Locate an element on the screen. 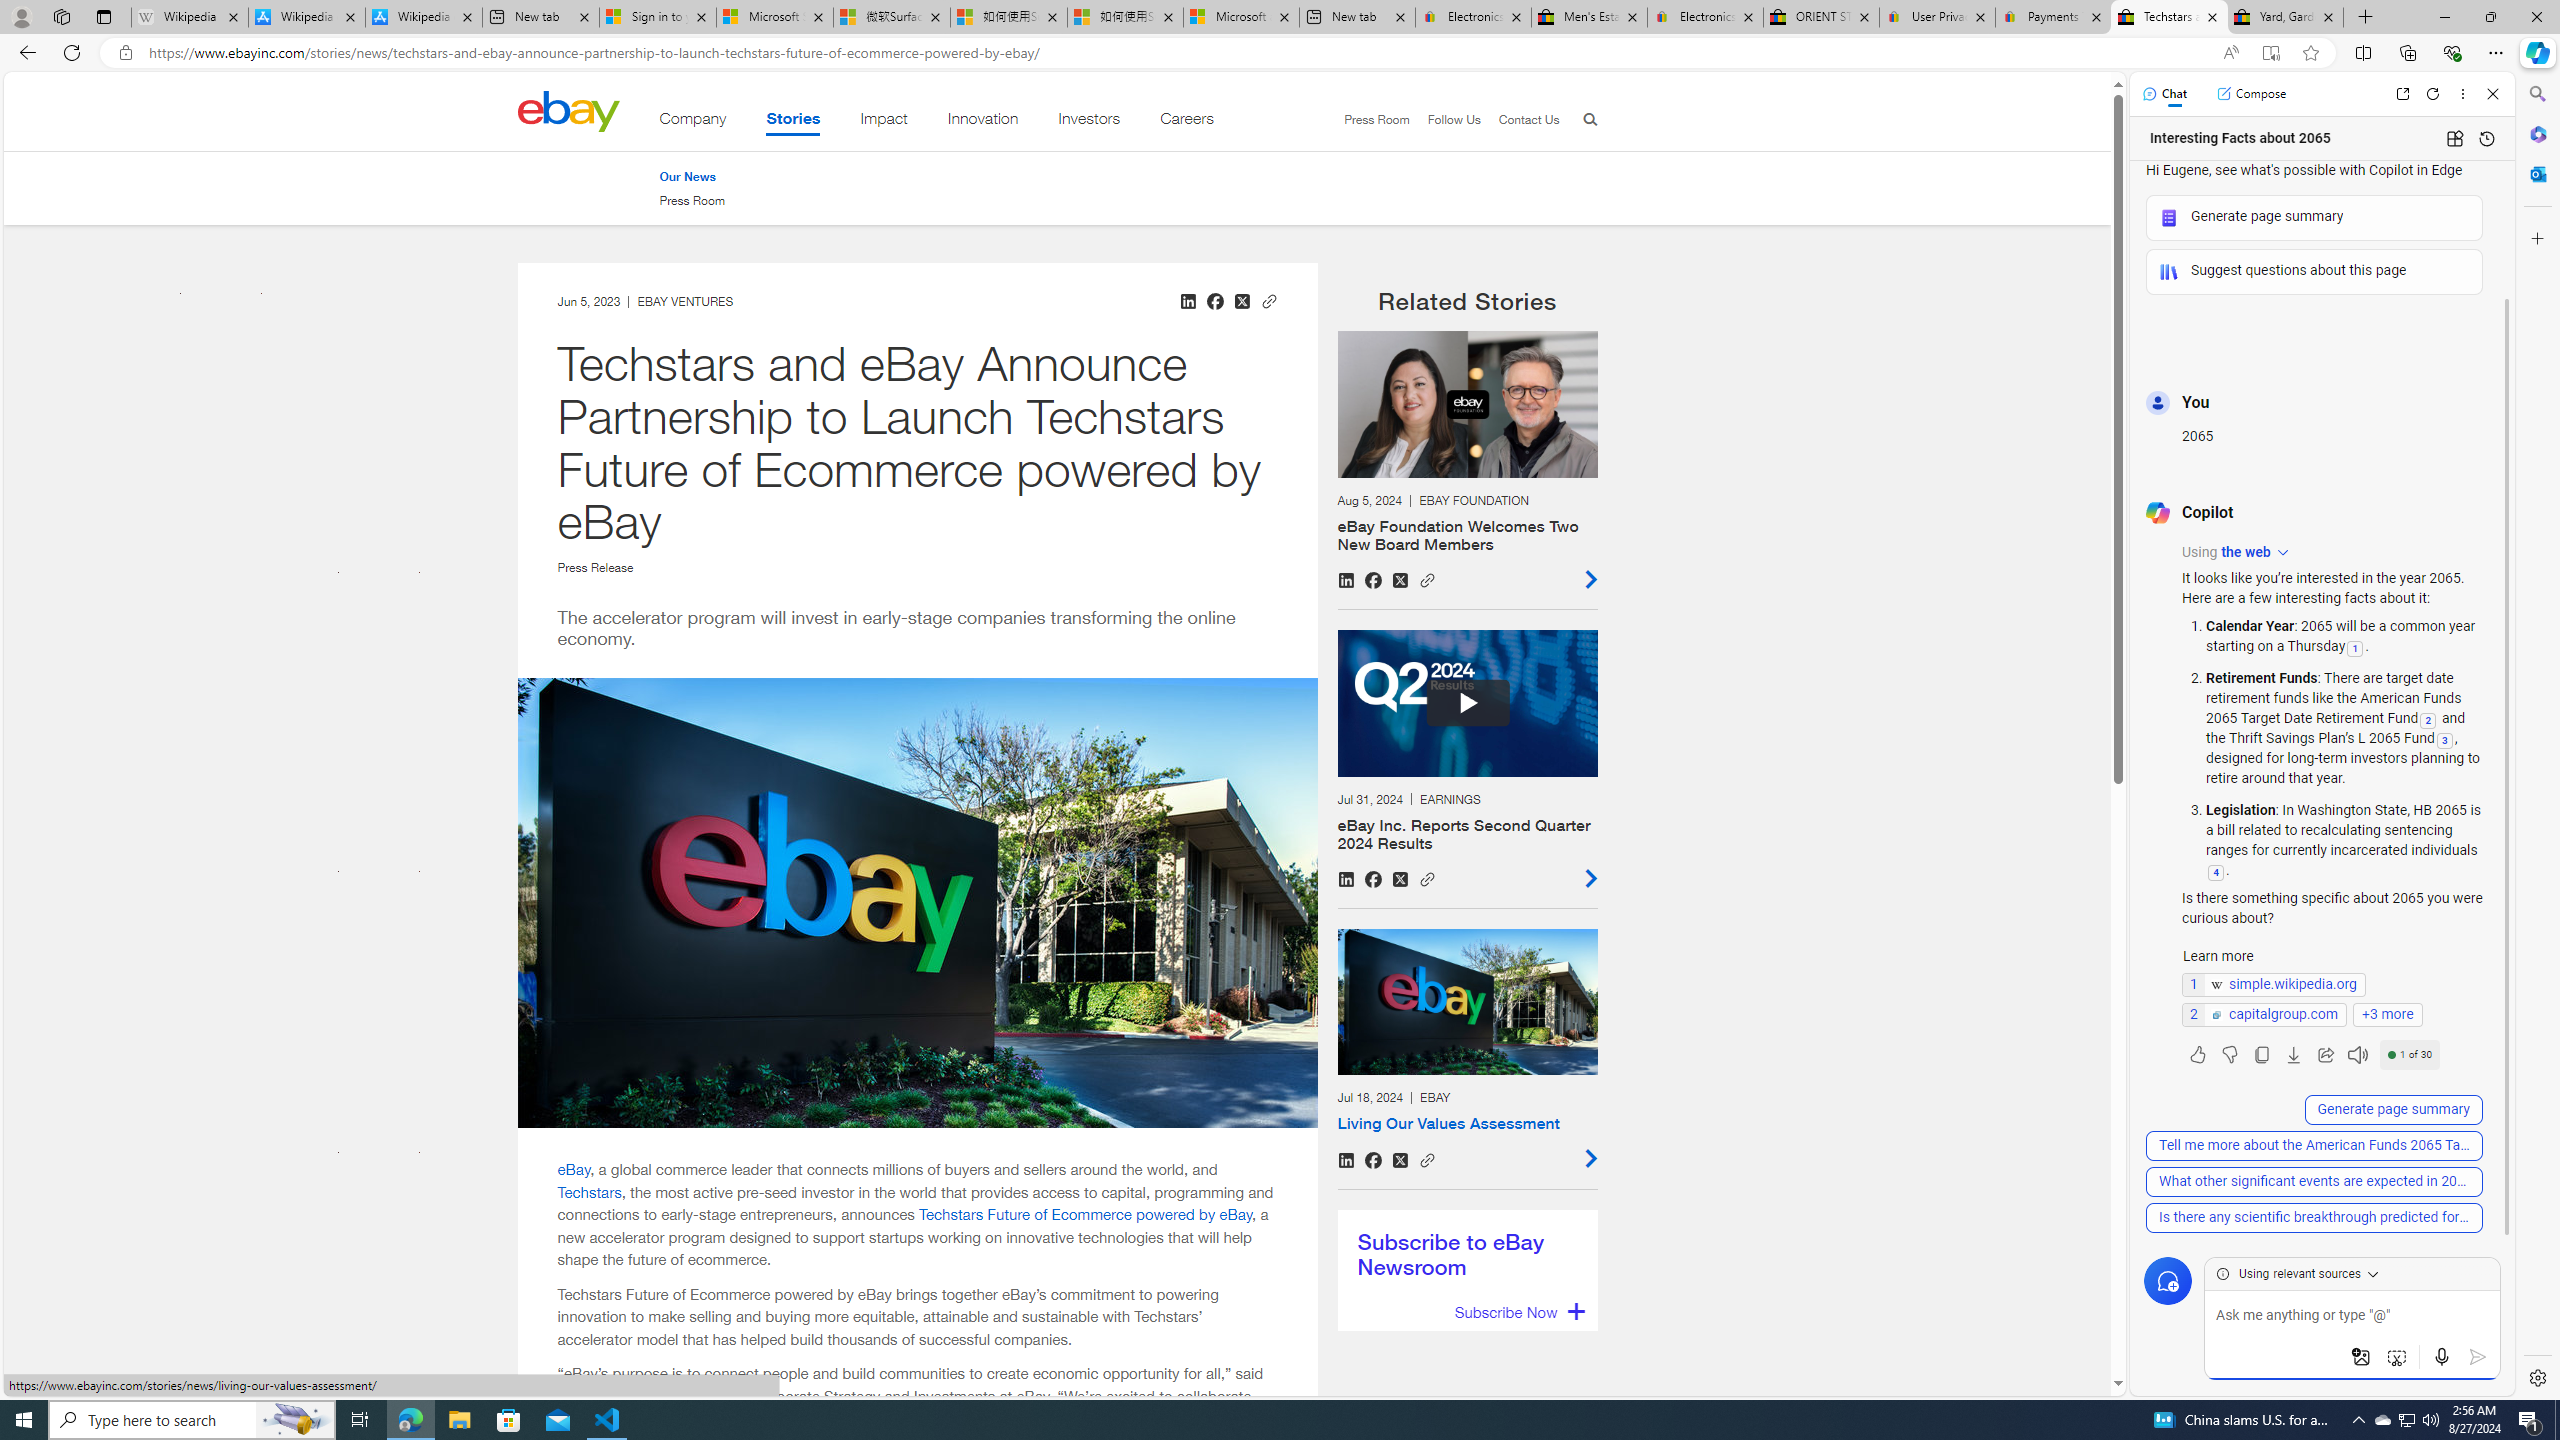 The image size is (2560, 1440). 'Investors' is located at coordinates (1088, 122).